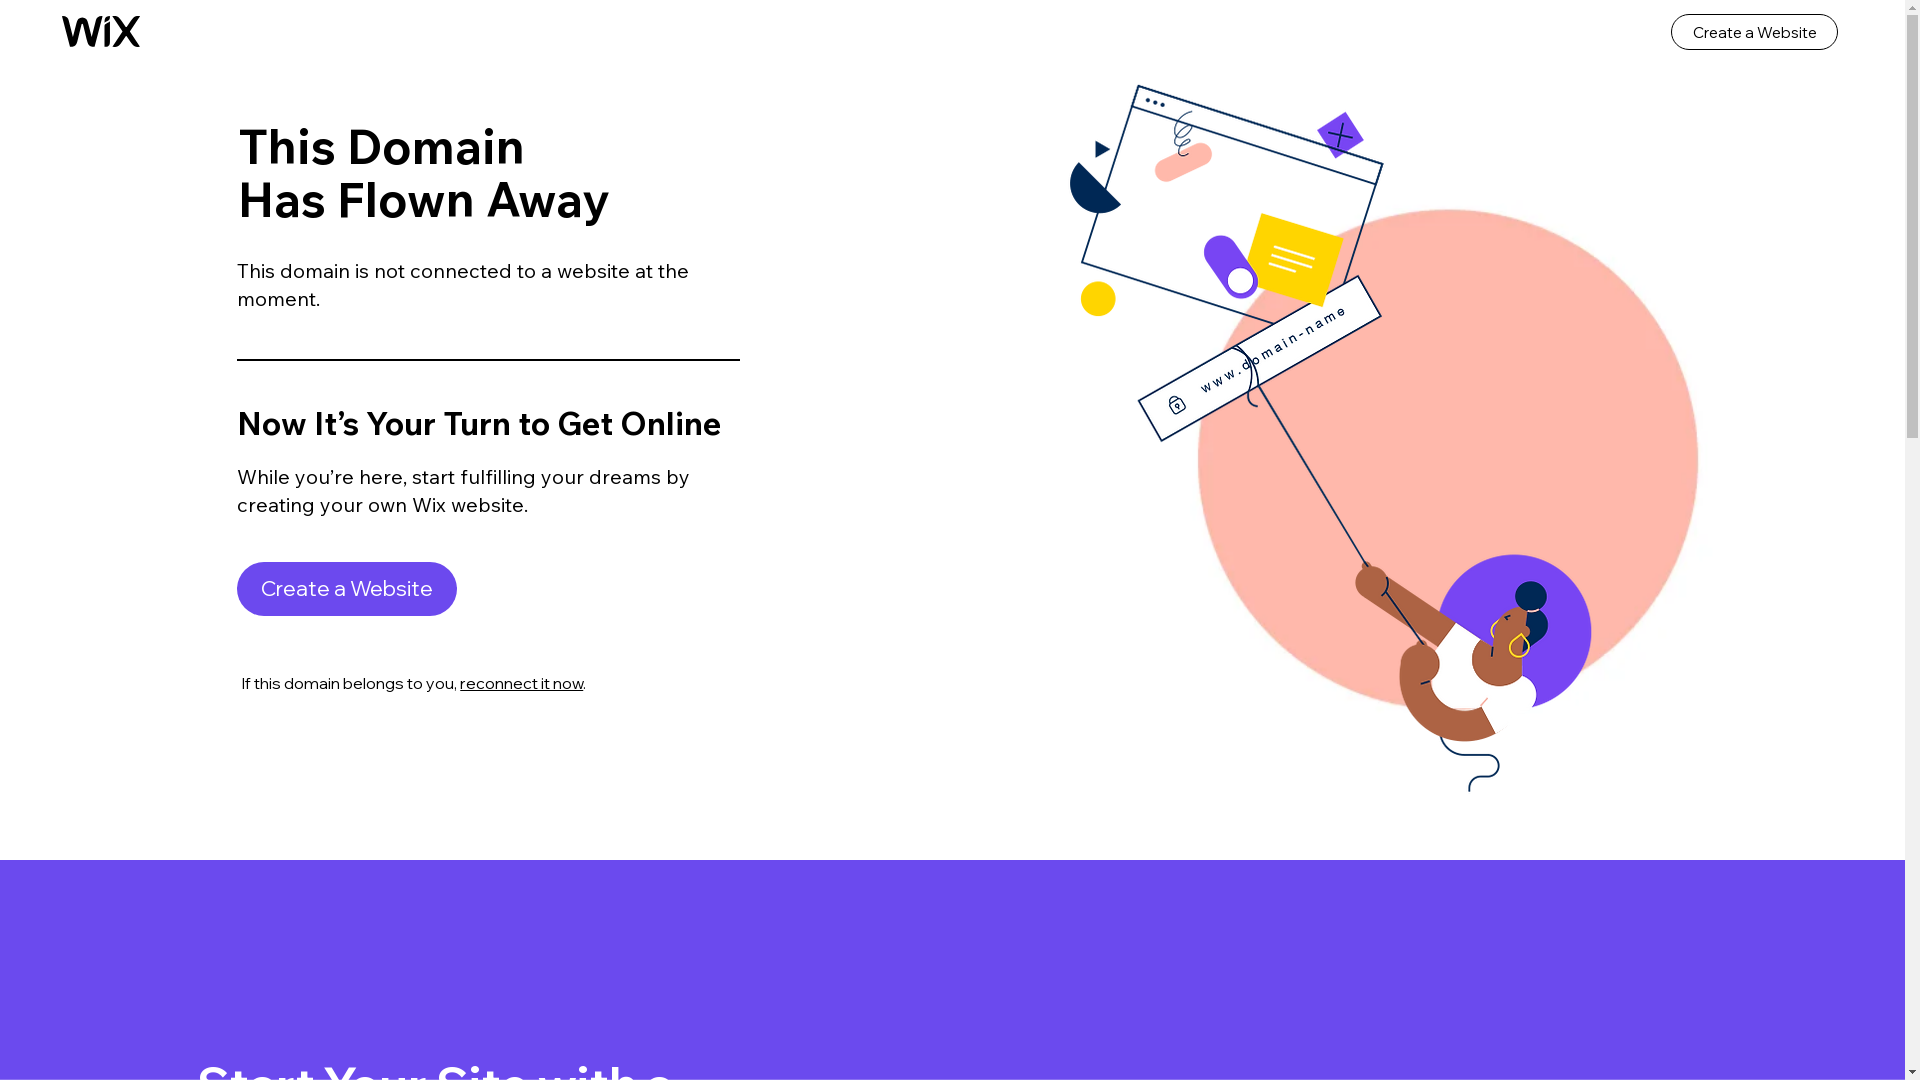 This screenshot has width=1920, height=1080. Describe the element at coordinates (346, 588) in the screenshot. I see `'Create a Website'` at that location.